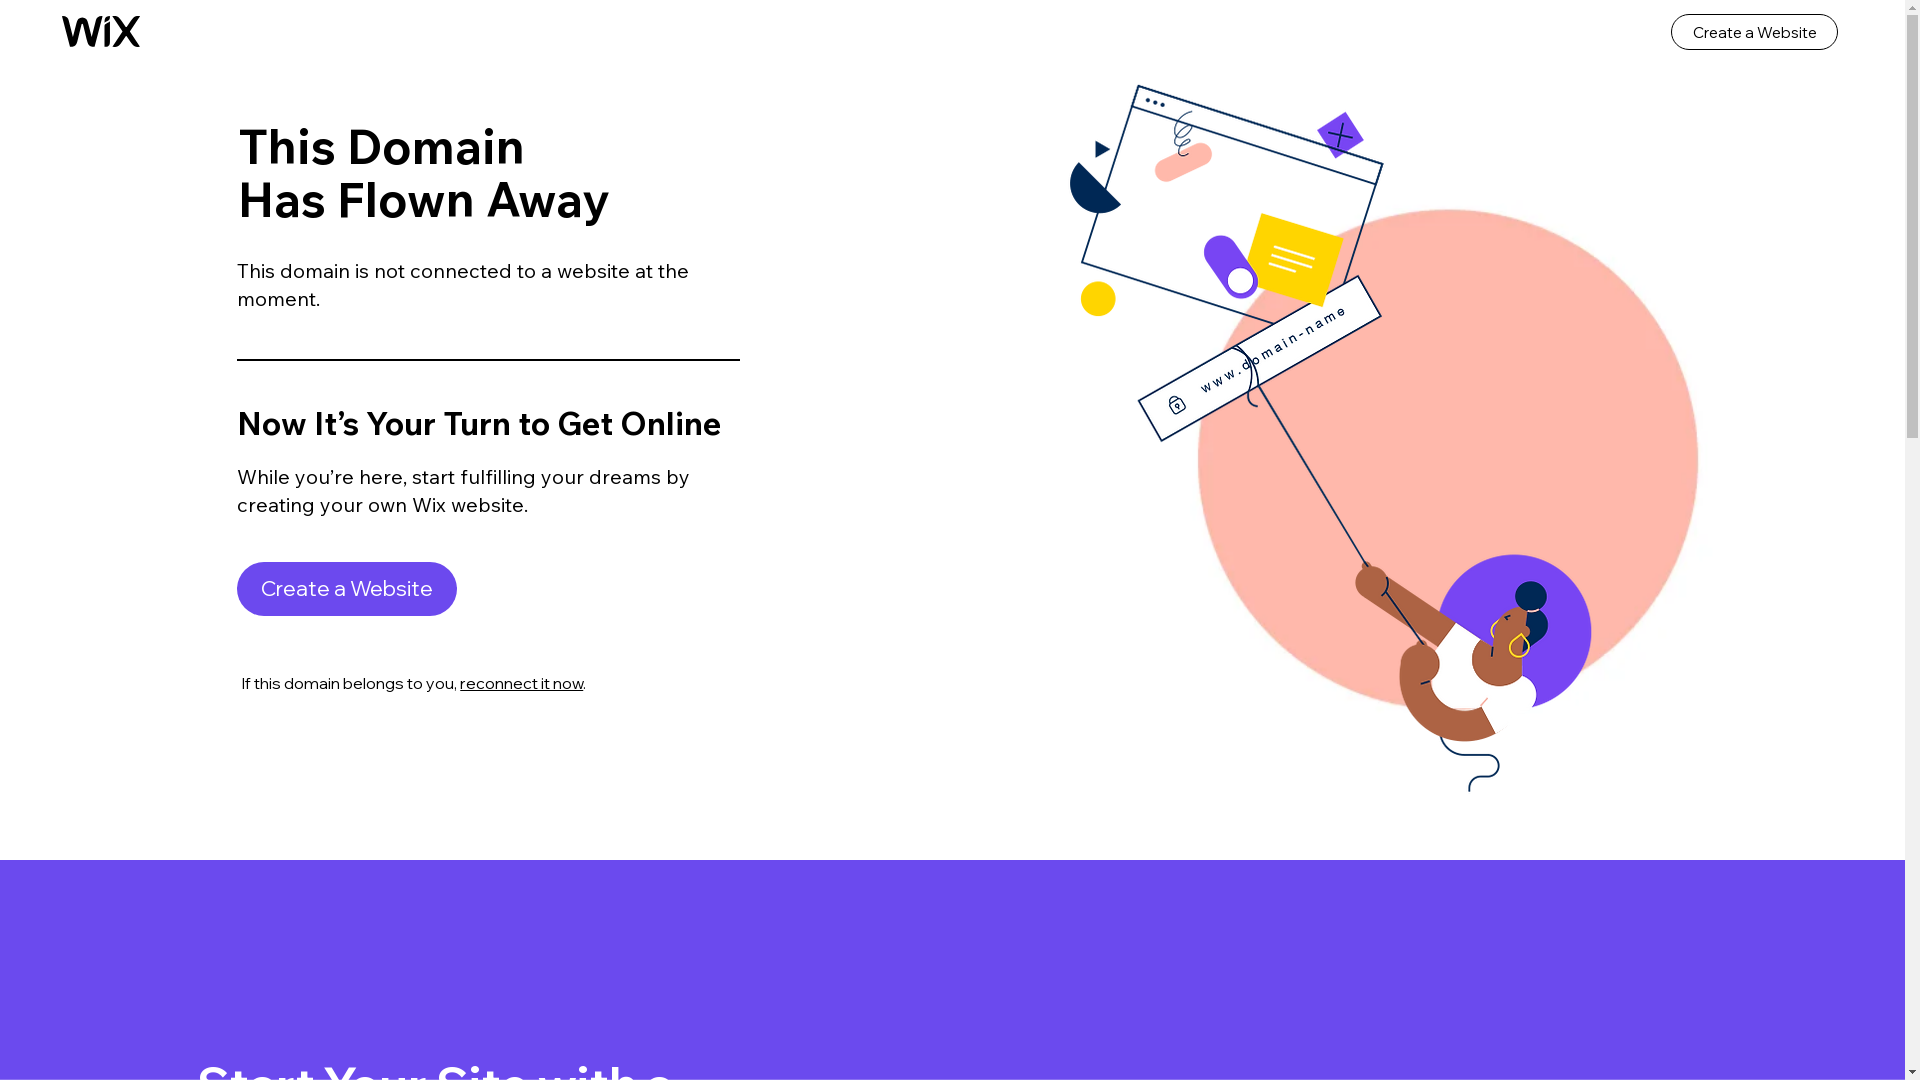 This screenshot has width=1920, height=1080. Describe the element at coordinates (346, 588) in the screenshot. I see `'Create a Website'` at that location.